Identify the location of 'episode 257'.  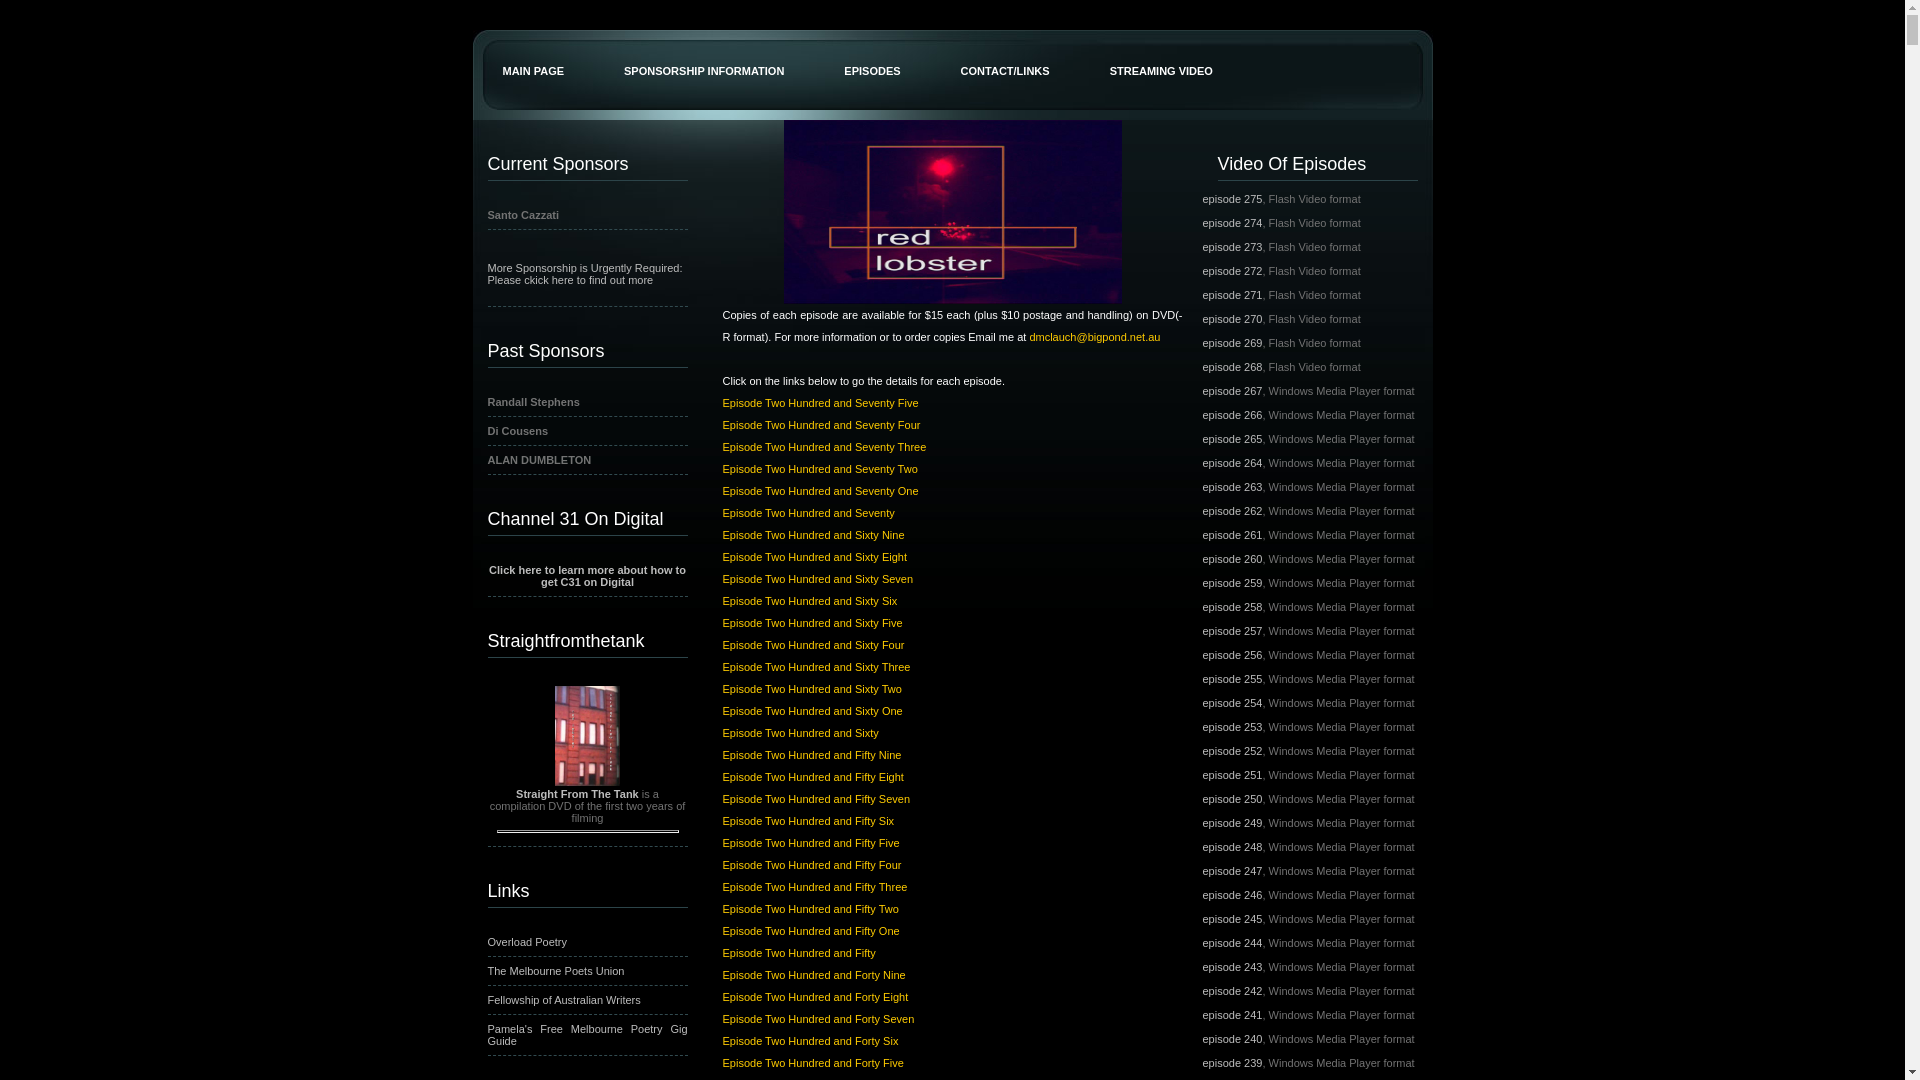
(1231, 631).